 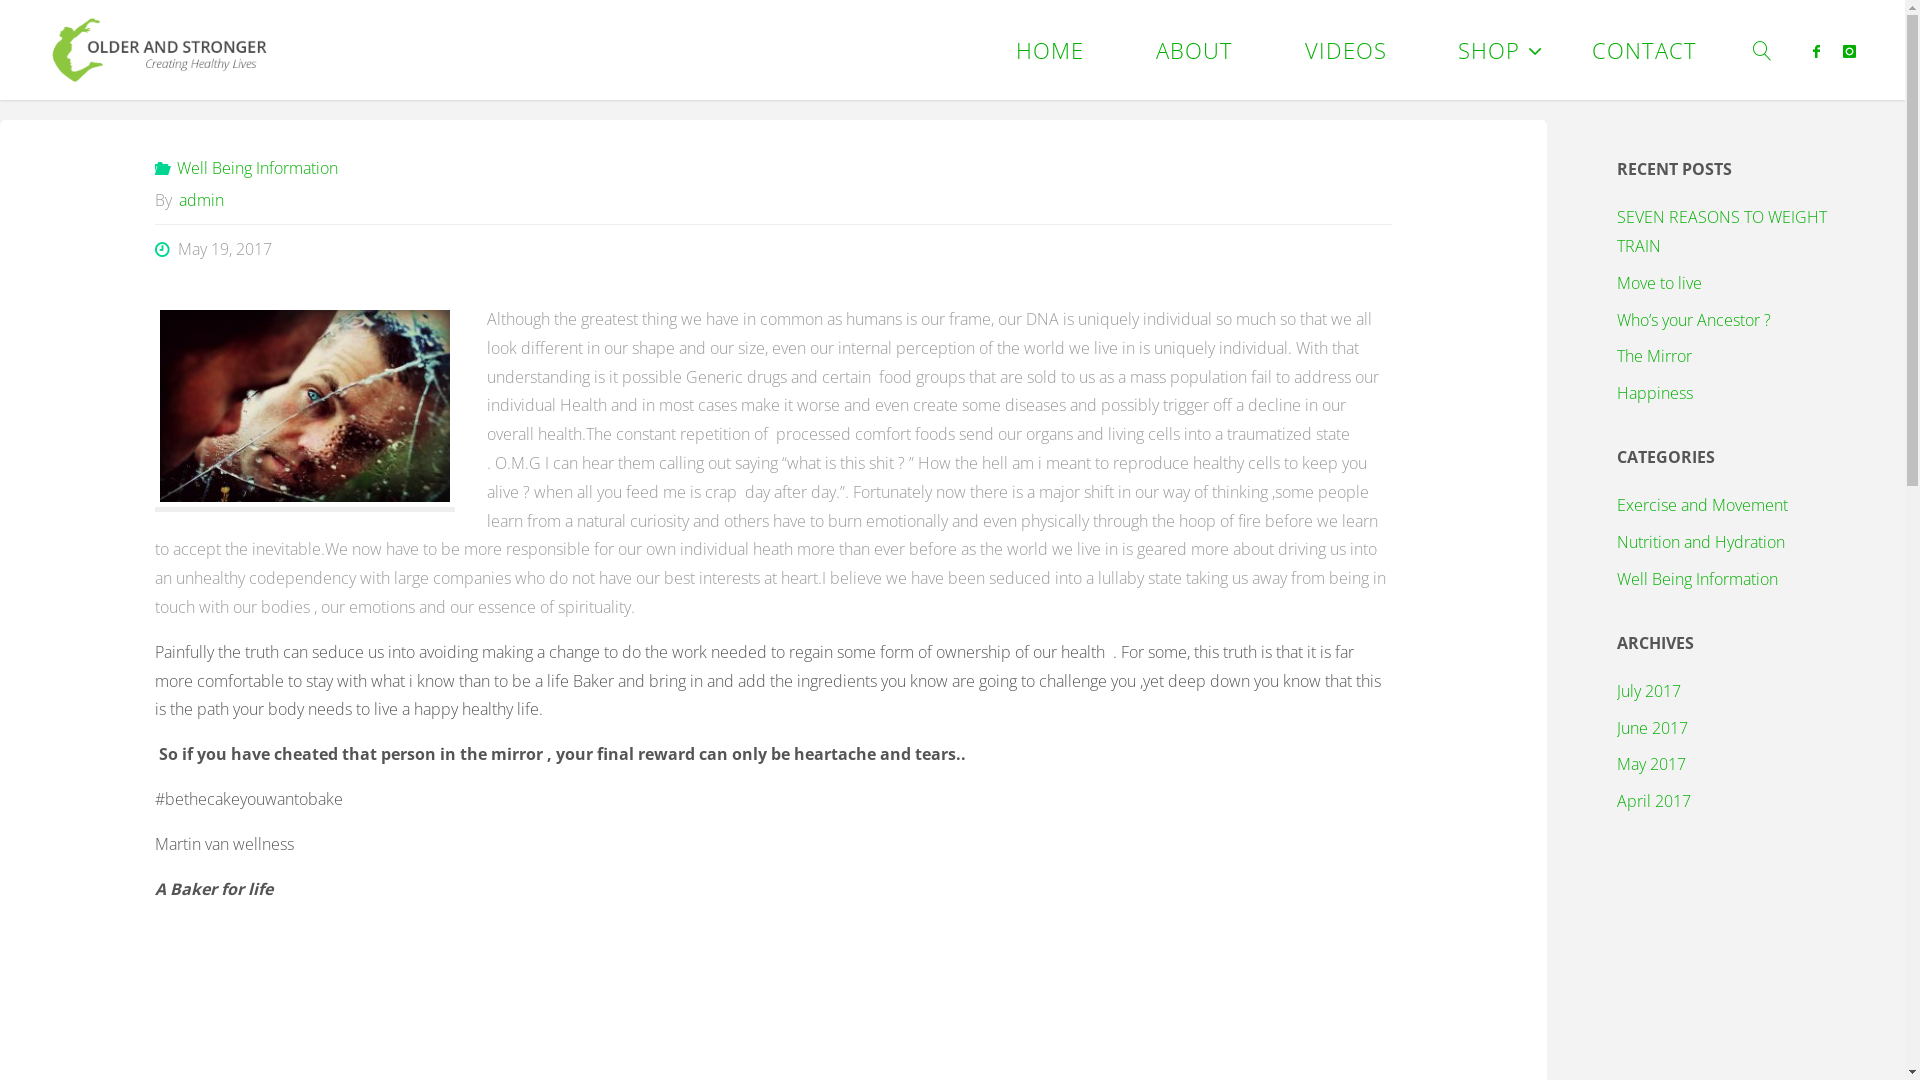 What do you see at coordinates (1654, 354) in the screenshot?
I see `'The Mirror'` at bounding box center [1654, 354].